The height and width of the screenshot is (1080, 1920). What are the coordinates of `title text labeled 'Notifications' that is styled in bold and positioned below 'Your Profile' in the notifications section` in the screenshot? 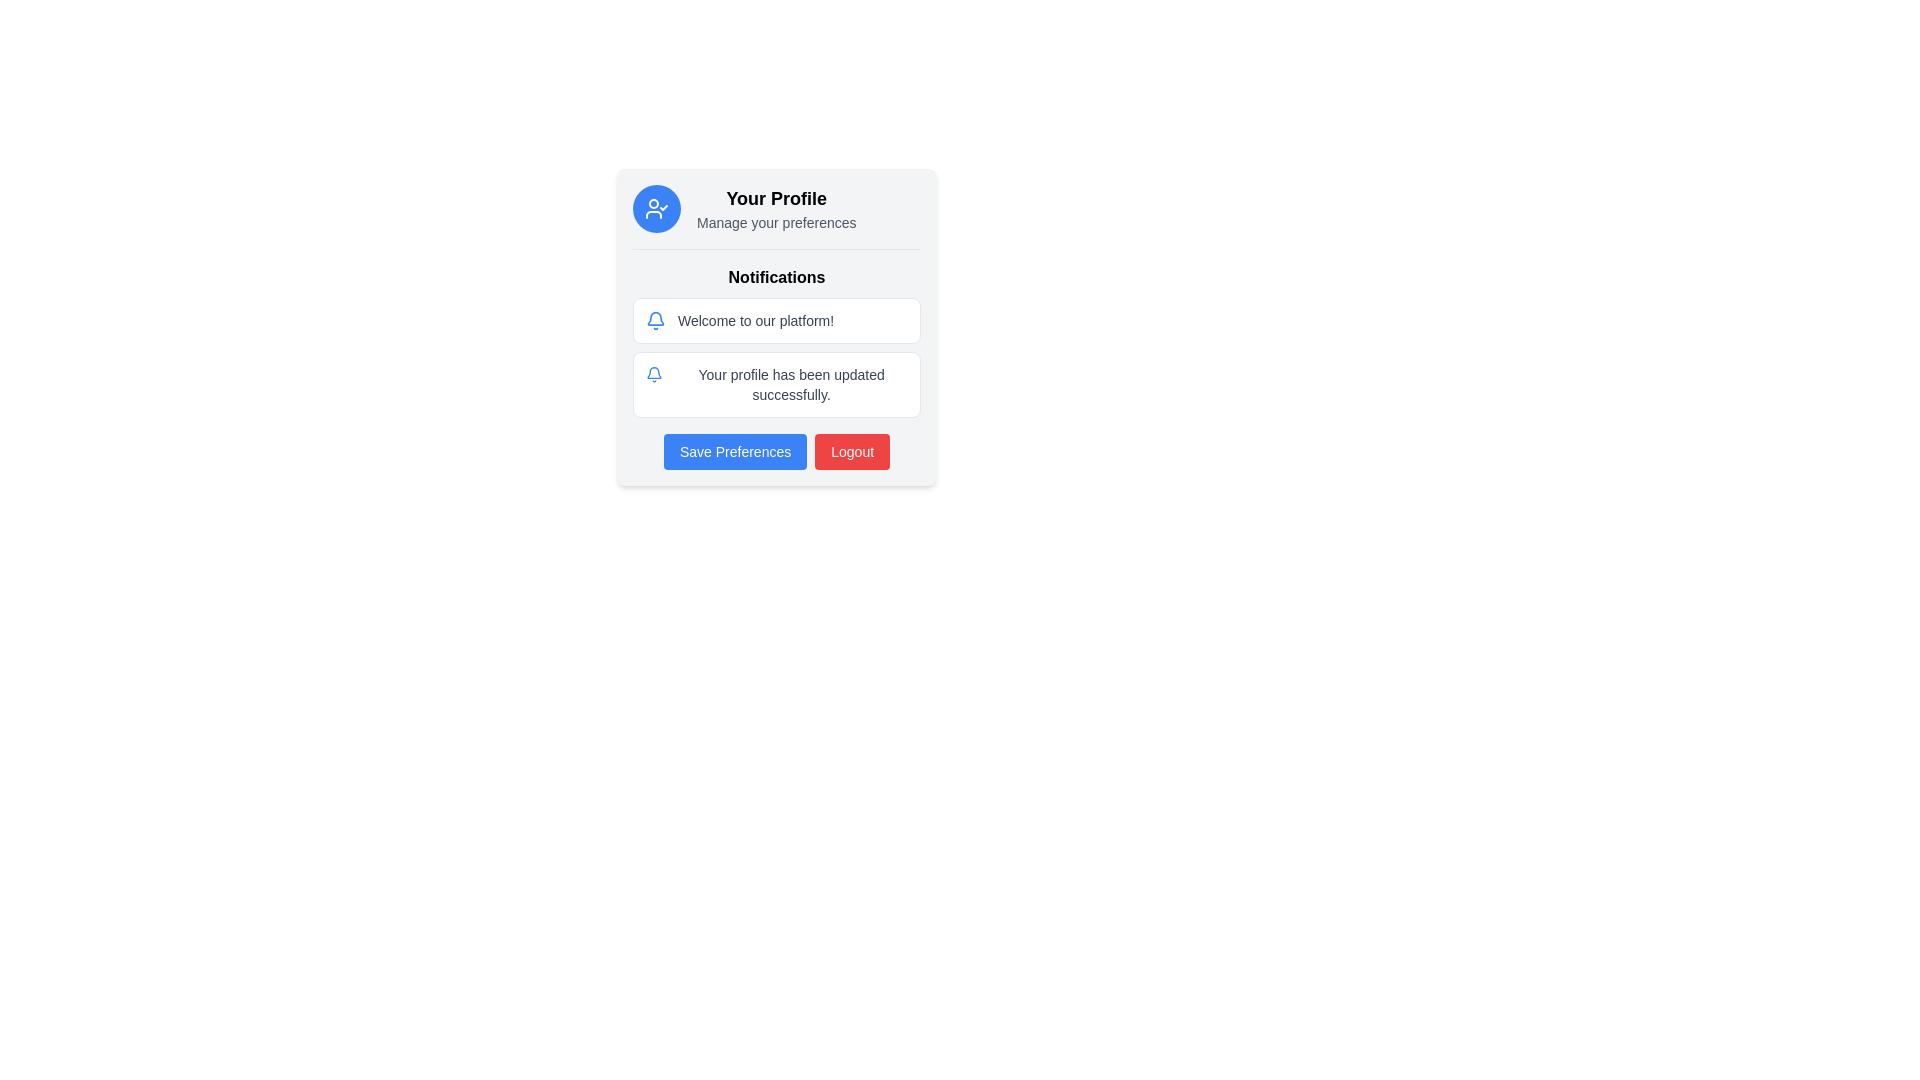 It's located at (776, 277).